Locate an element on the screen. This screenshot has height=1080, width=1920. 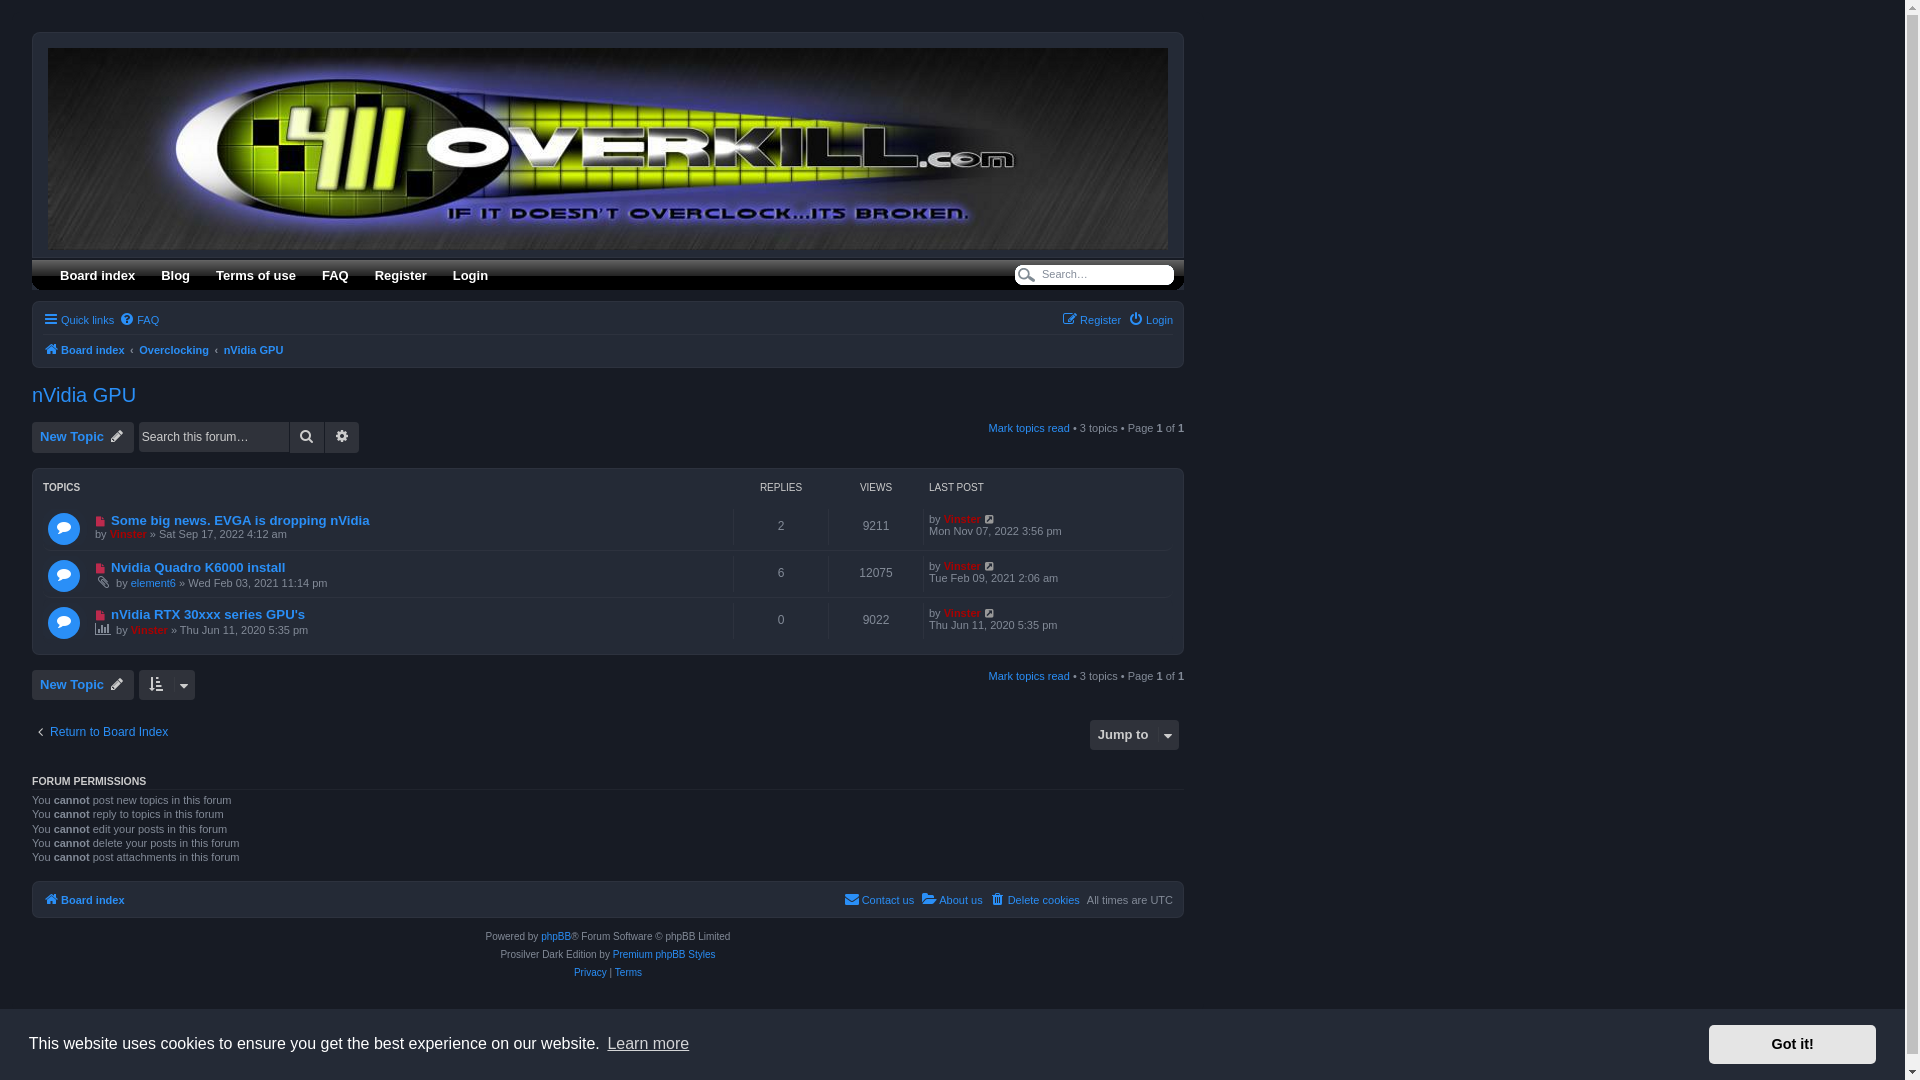
'FAQ' is located at coordinates (335, 274).